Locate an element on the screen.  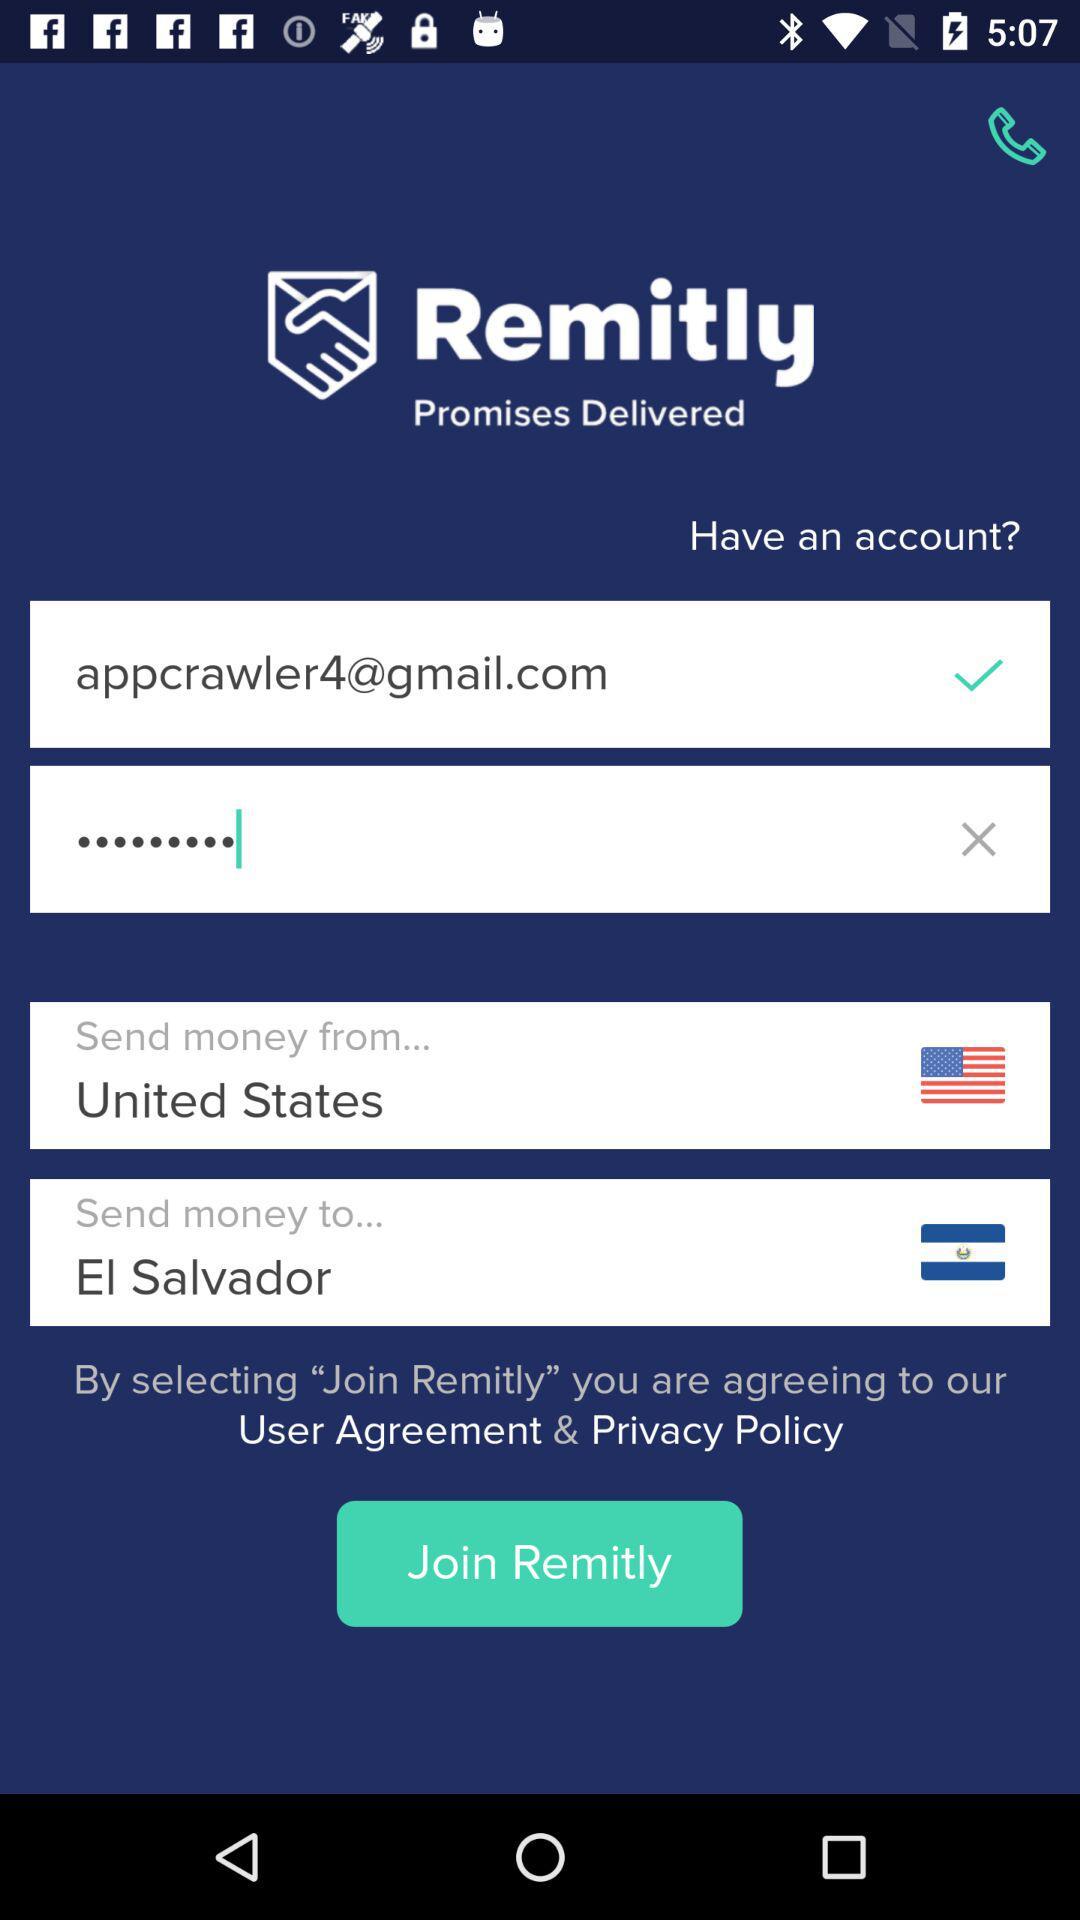
the by selecting join app is located at coordinates (540, 1404).